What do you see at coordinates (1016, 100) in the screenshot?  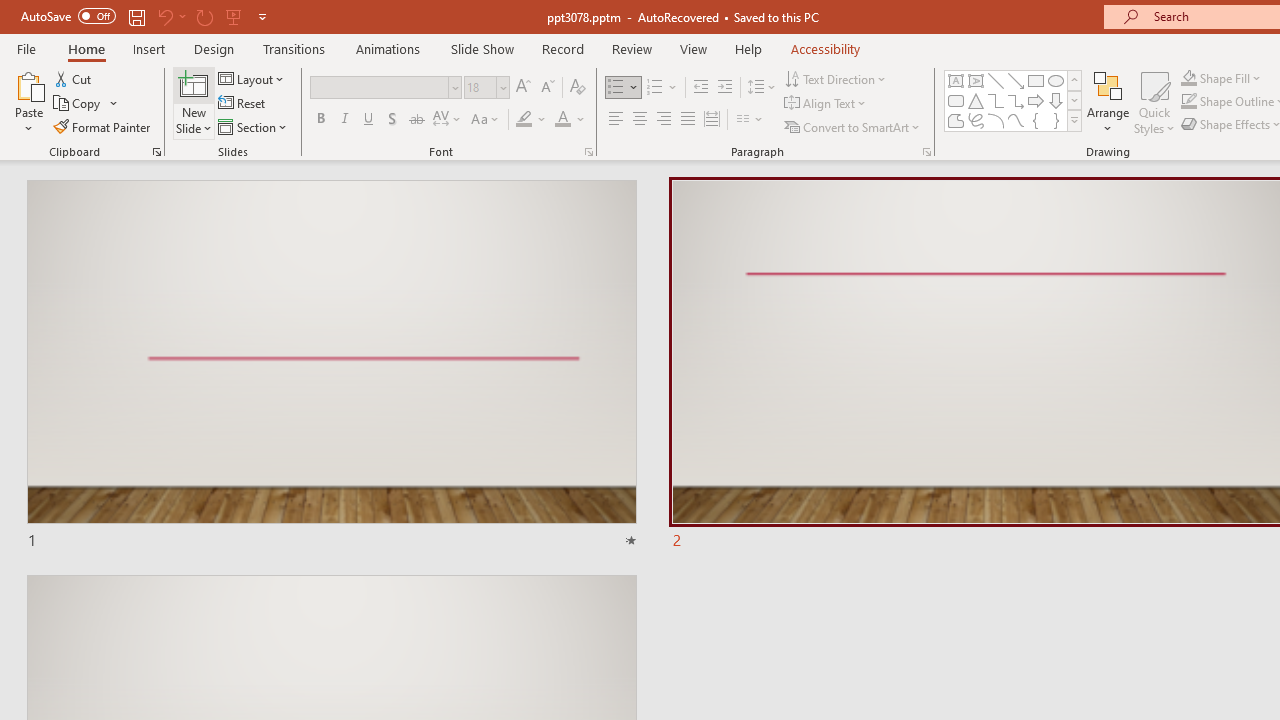 I see `'Connector: Elbow Arrow'` at bounding box center [1016, 100].